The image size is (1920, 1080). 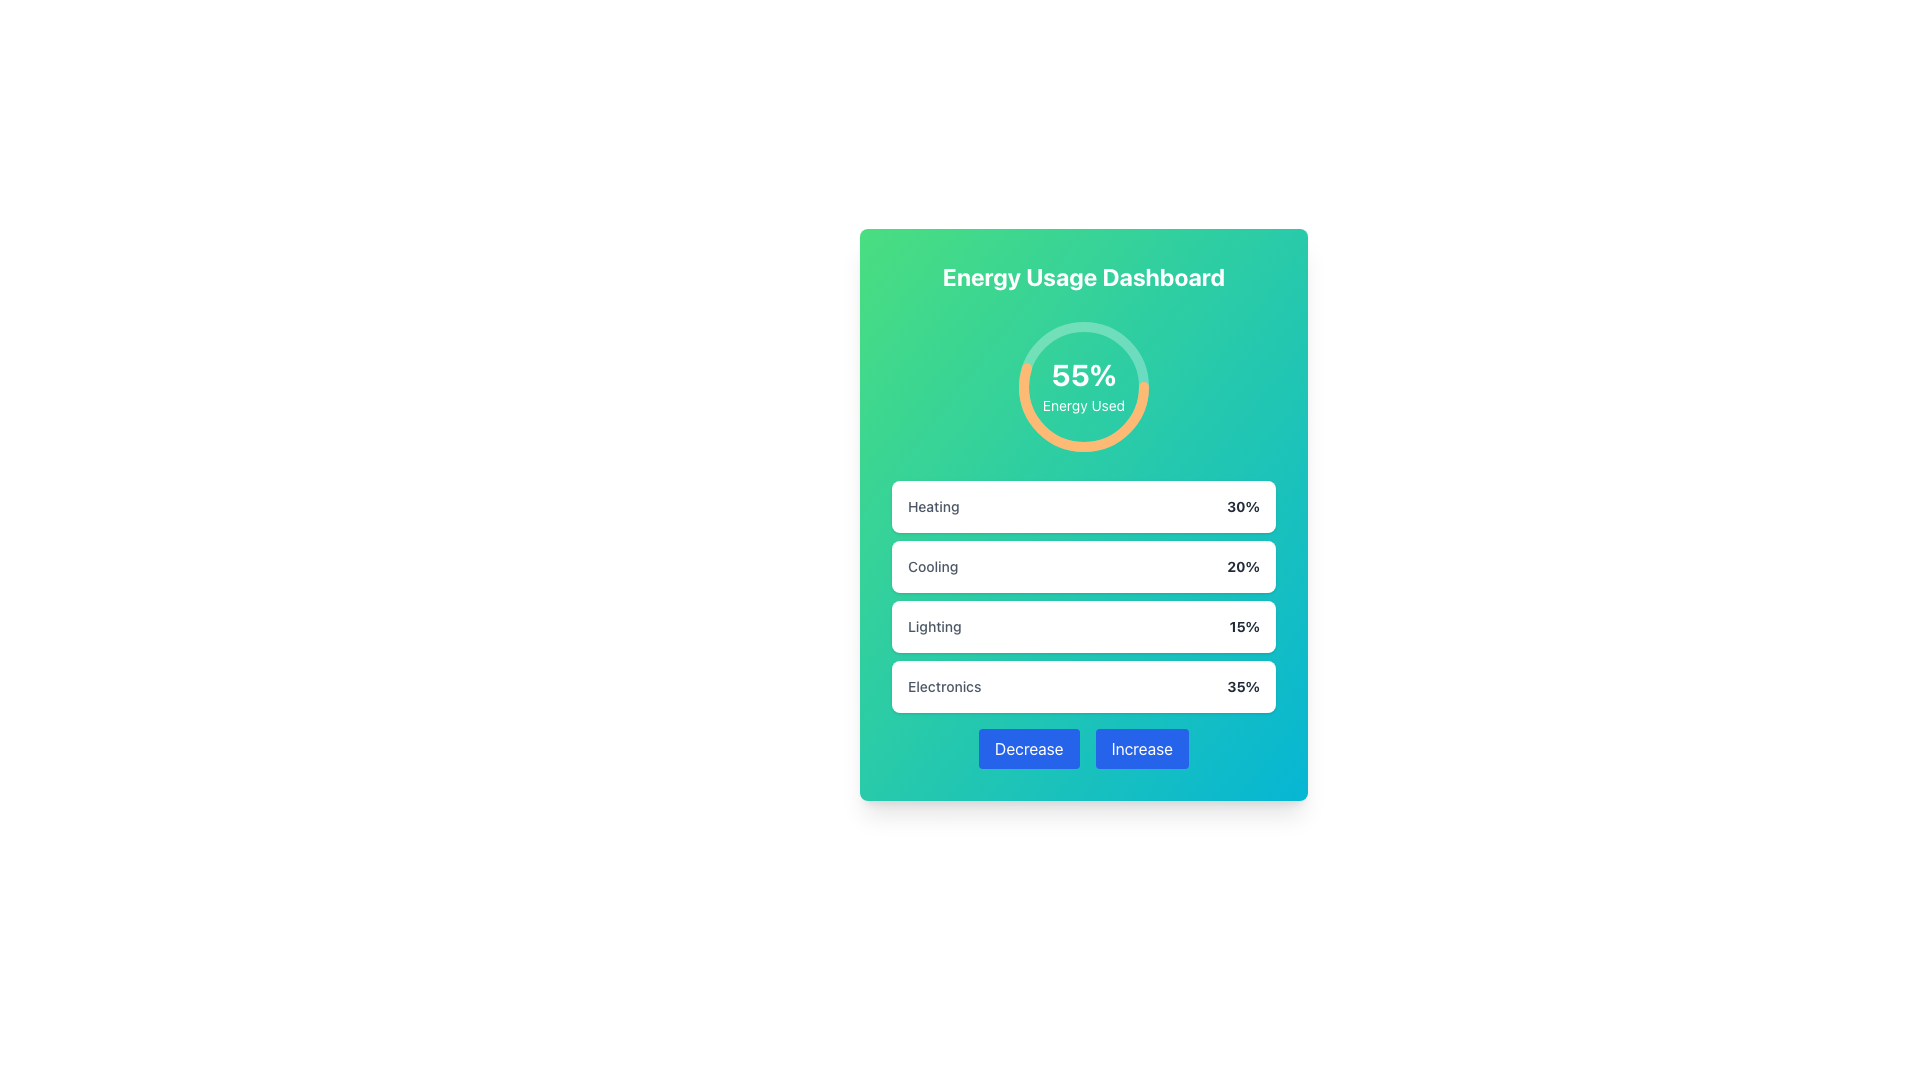 What do you see at coordinates (932, 567) in the screenshot?
I see `the 'Cooling' text label, which identifies the category within the energy usage statistics card, positioned to the left side of the card titled 'Cooling 20%', located beneath the 'Heating' card and above the 'Lighting' card` at bounding box center [932, 567].